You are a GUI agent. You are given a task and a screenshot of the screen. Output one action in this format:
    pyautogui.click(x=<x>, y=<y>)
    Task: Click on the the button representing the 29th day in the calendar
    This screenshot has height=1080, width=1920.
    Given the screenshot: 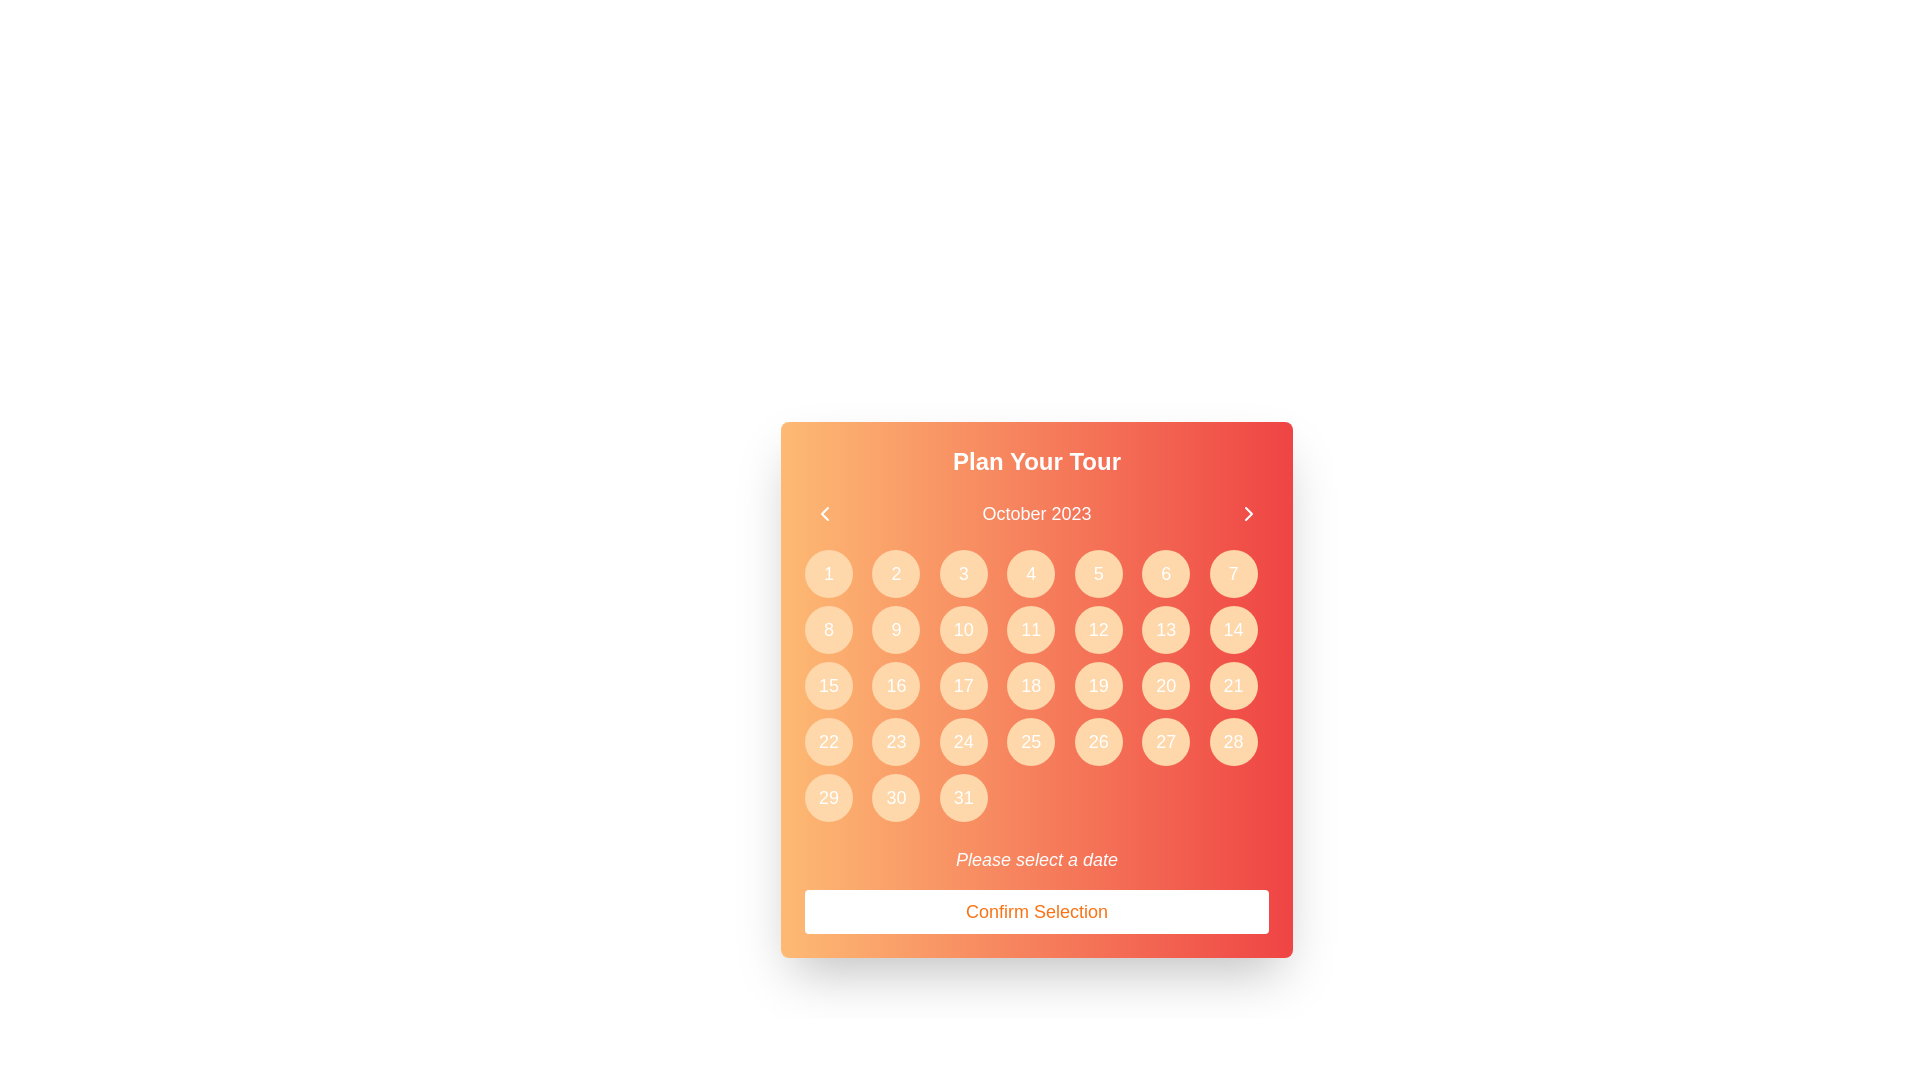 What is the action you would take?
    pyautogui.click(x=829, y=797)
    